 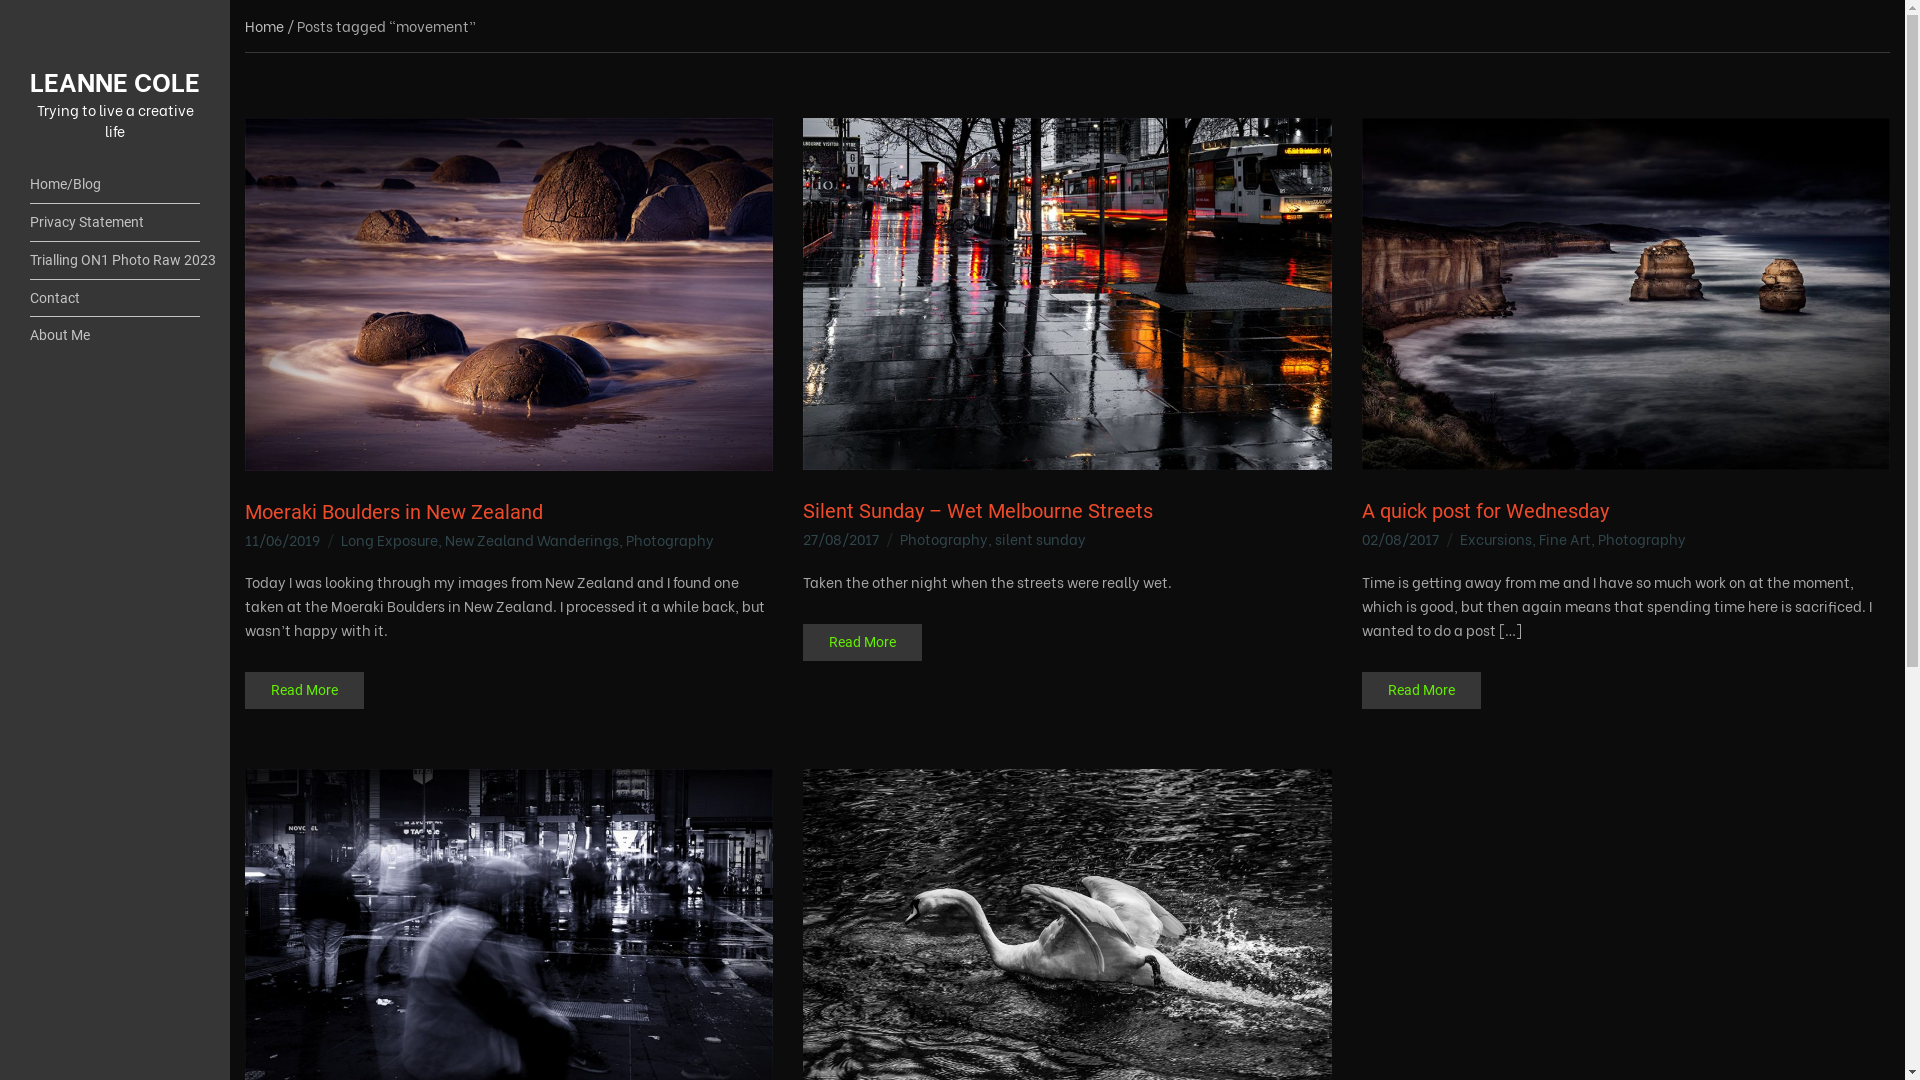 I want to click on 'Privacy Statement', so click(x=114, y=223).